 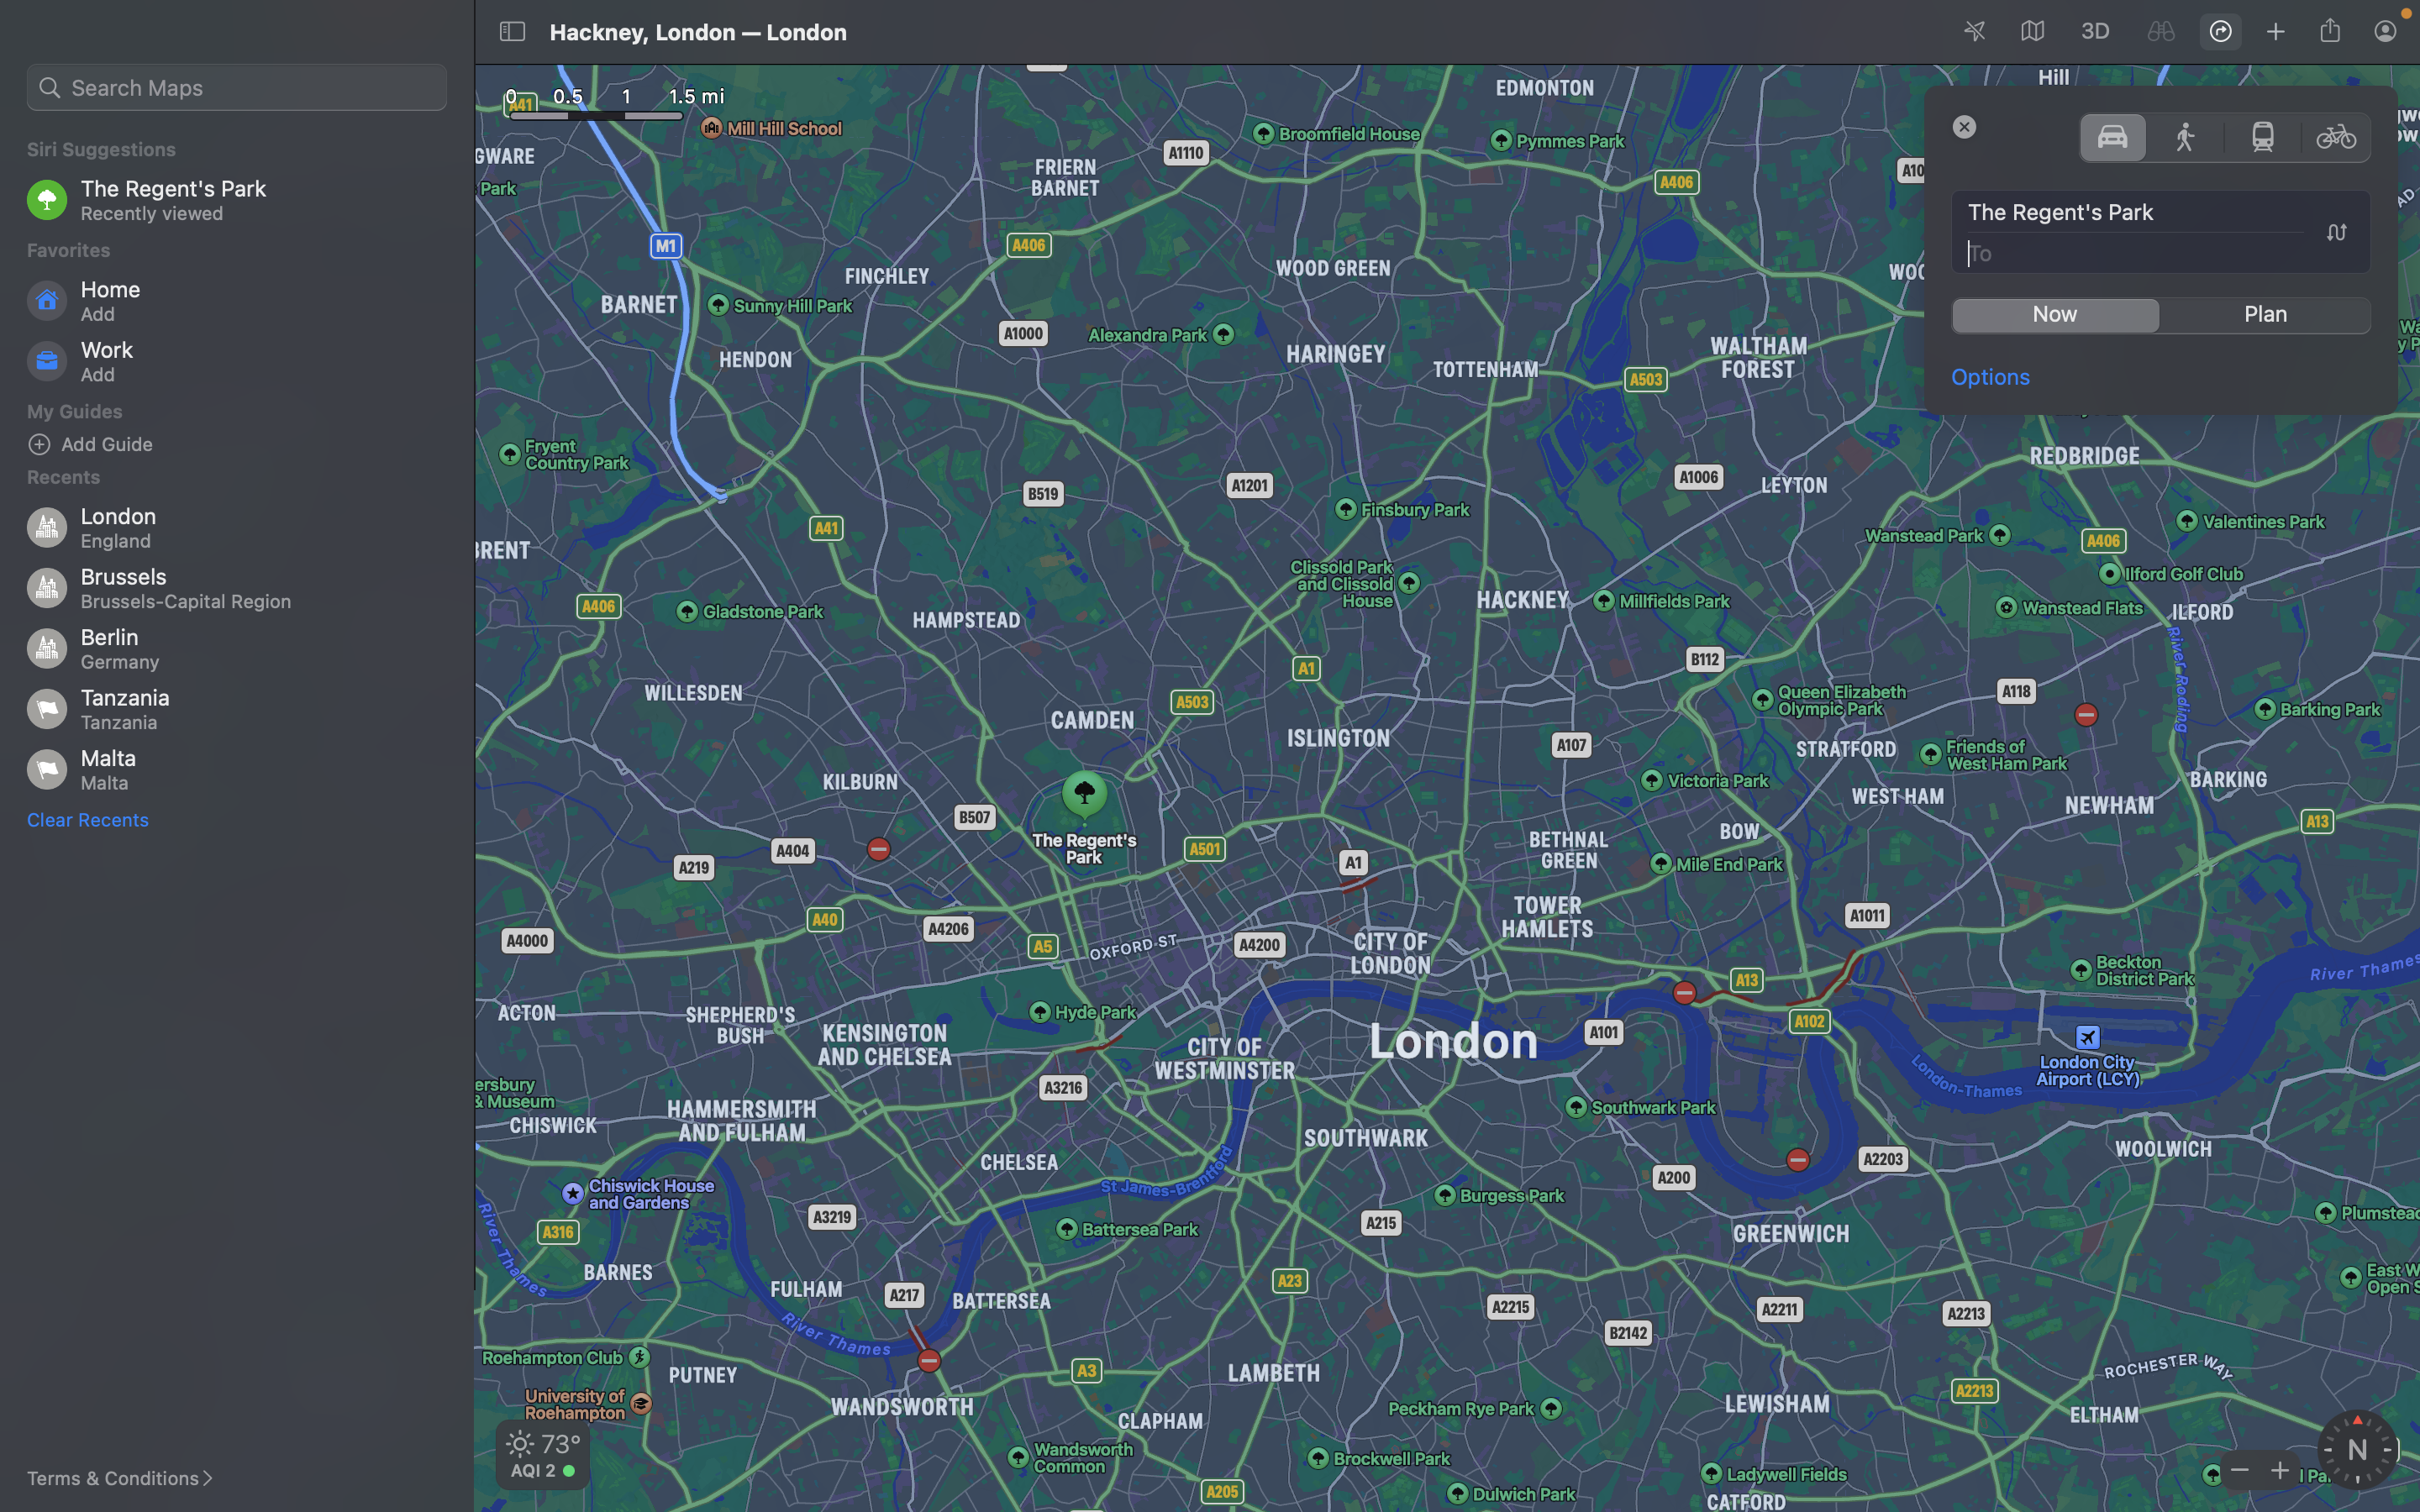 What do you see at coordinates (132, 1478) in the screenshot?
I see `the "terms & conditions" link to examine the terms and conditions` at bounding box center [132, 1478].